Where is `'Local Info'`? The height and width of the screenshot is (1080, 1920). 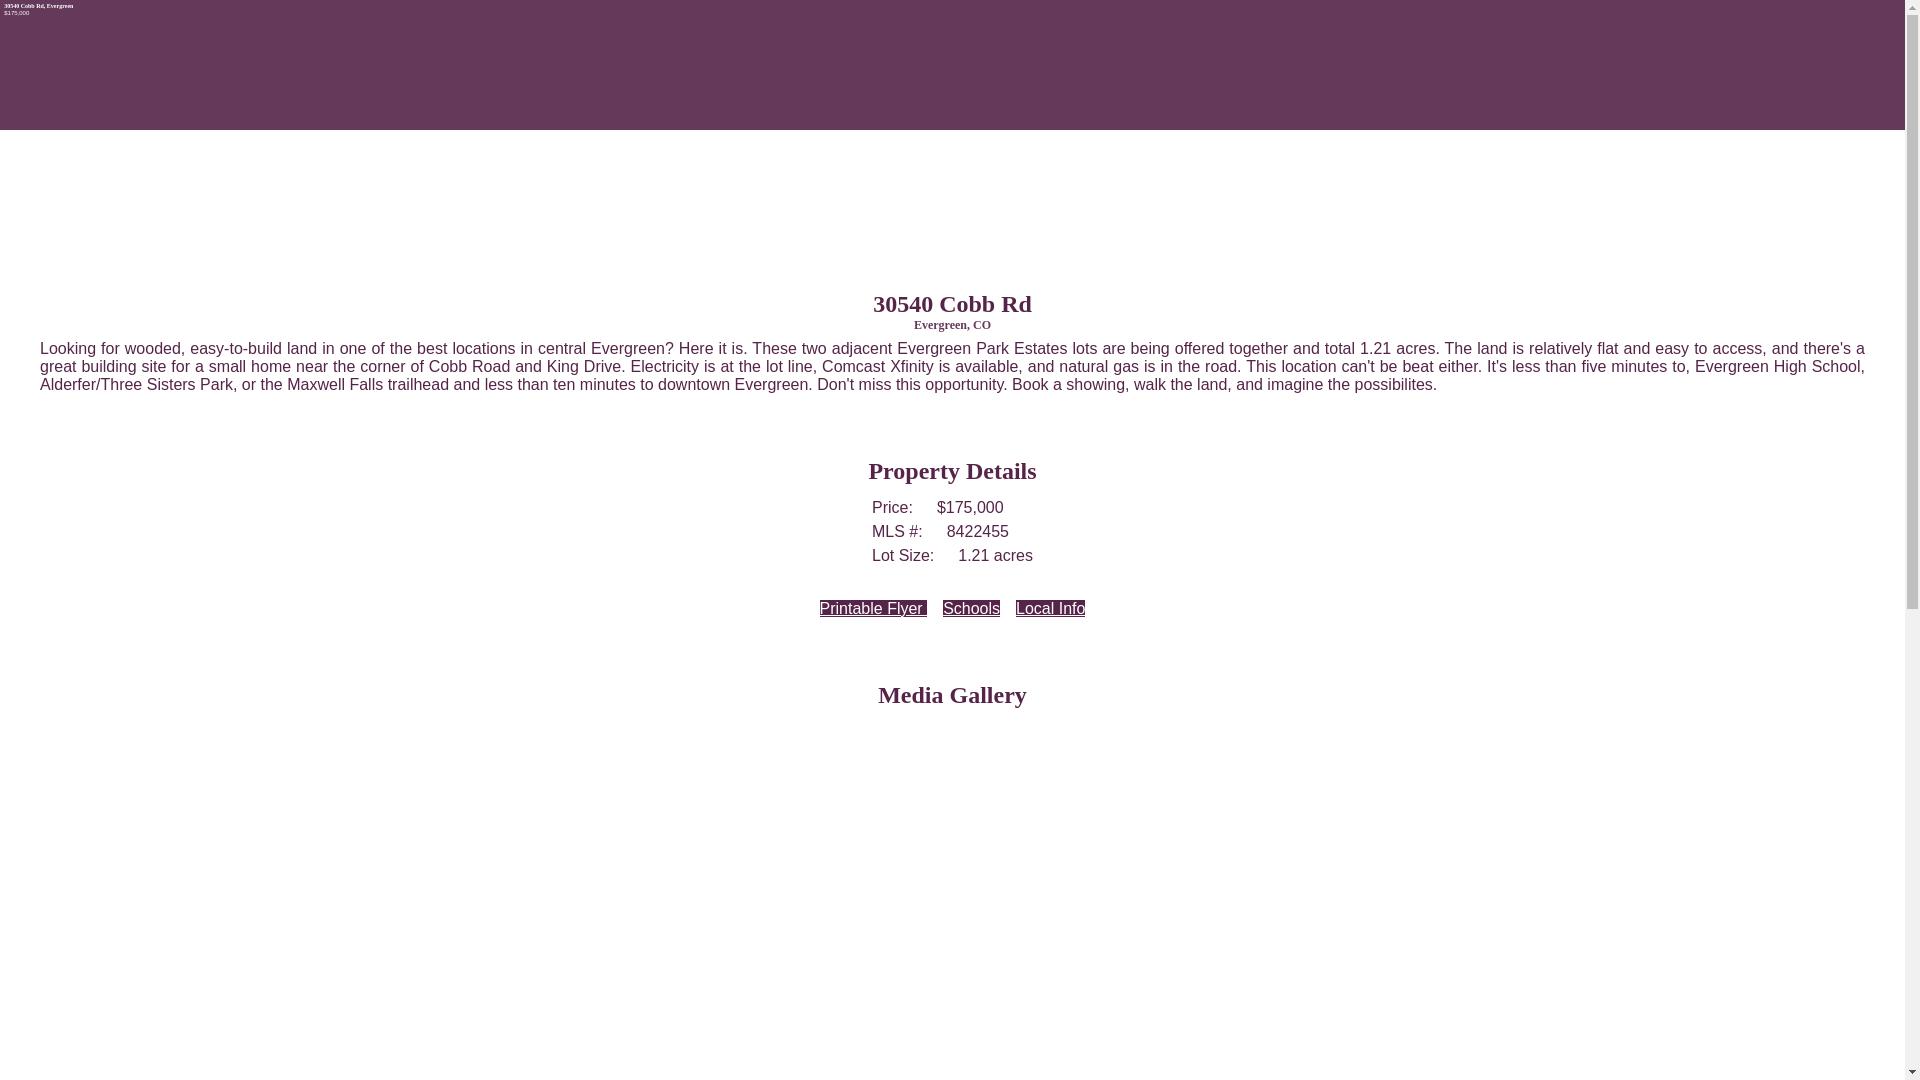 'Local Info' is located at coordinates (1049, 607).